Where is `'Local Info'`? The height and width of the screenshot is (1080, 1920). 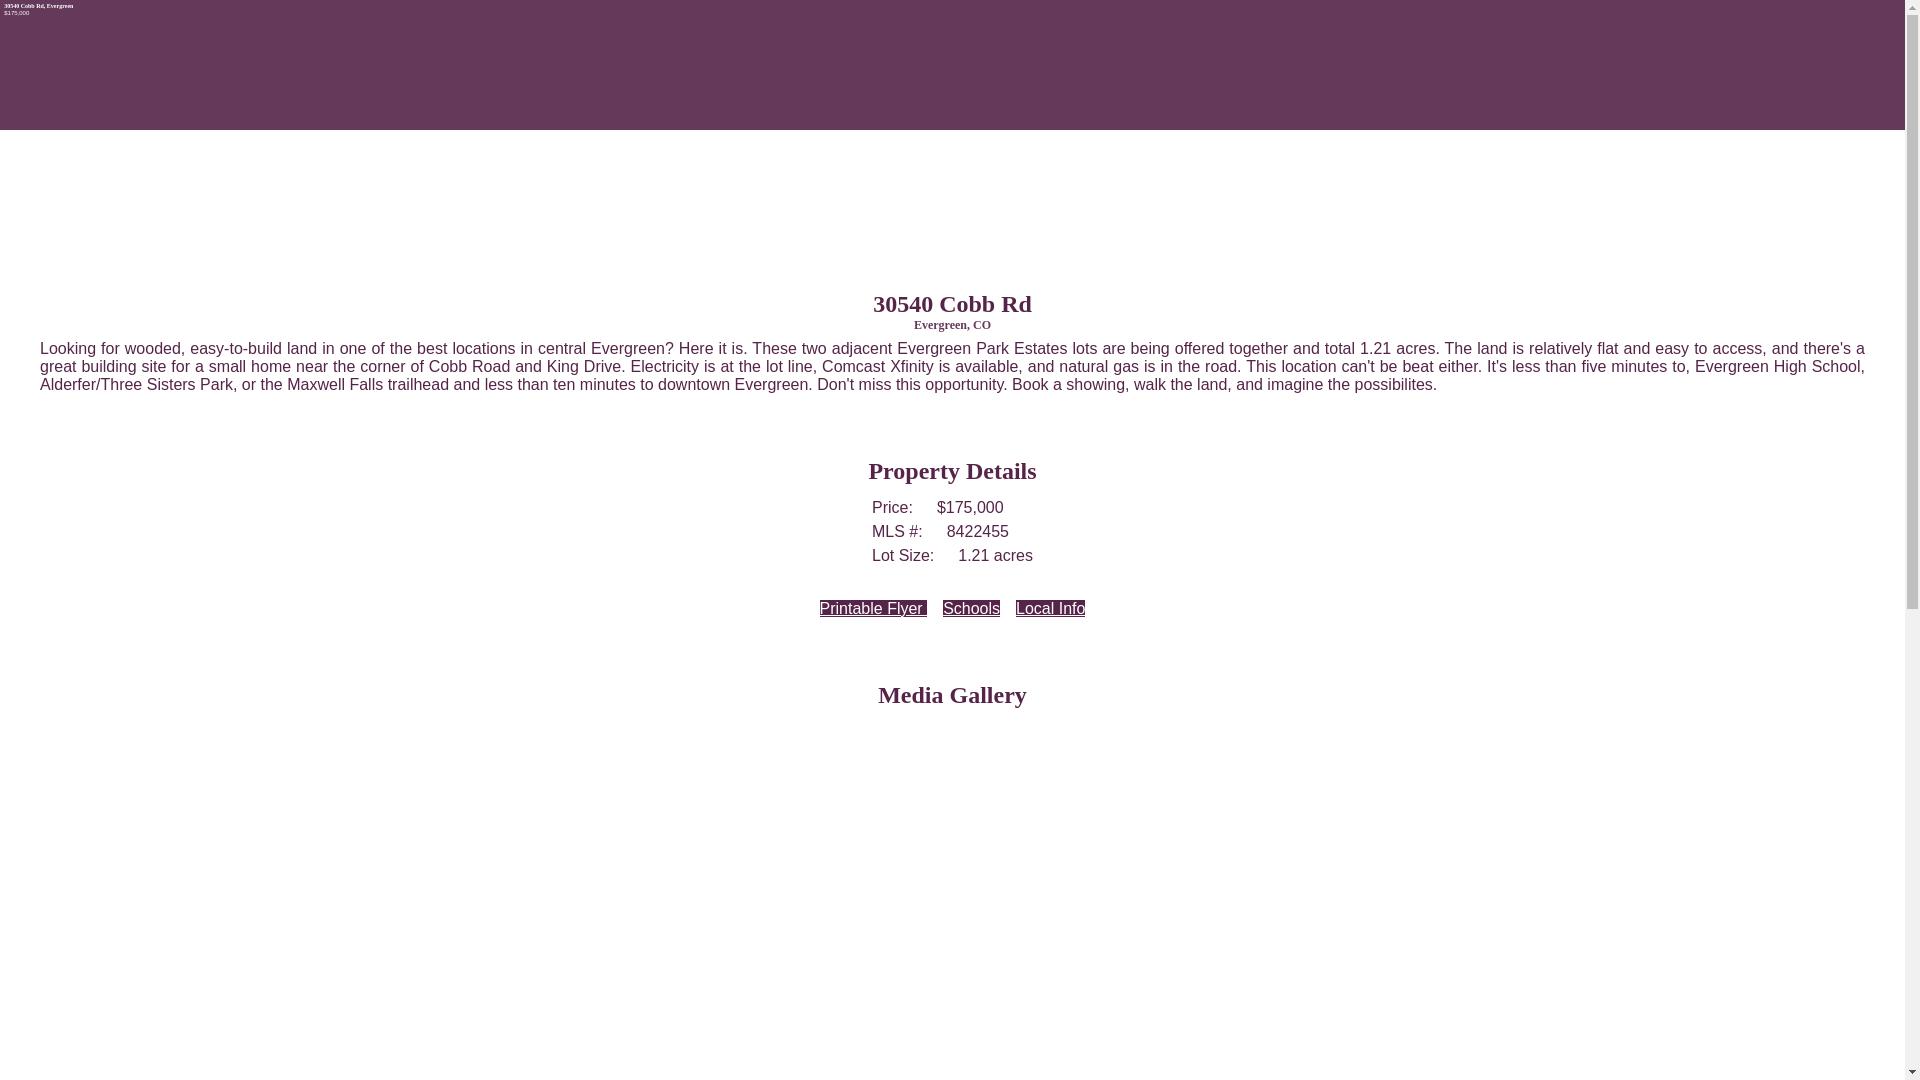 'Local Info' is located at coordinates (1049, 607).